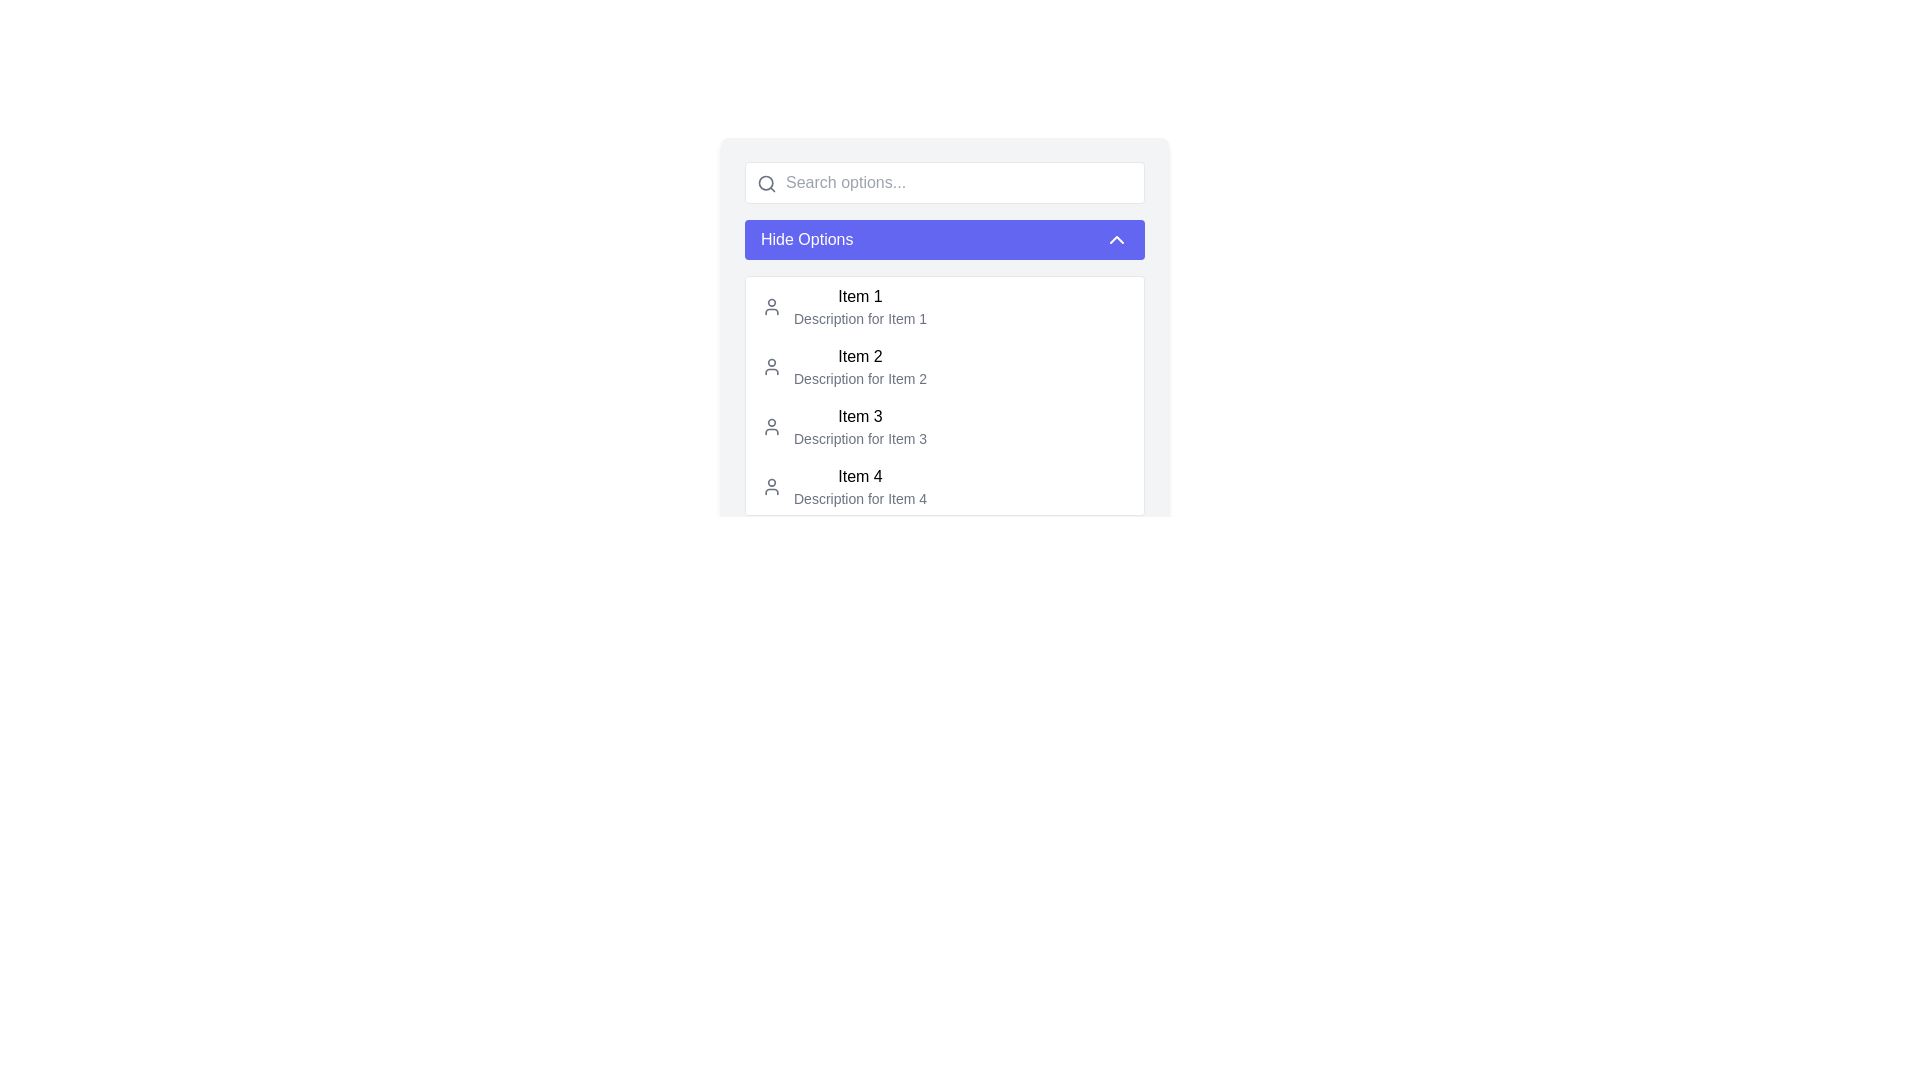  I want to click on the text label providing secondary information for 'Item 2', located in the second row of the vertical list, so click(860, 378).